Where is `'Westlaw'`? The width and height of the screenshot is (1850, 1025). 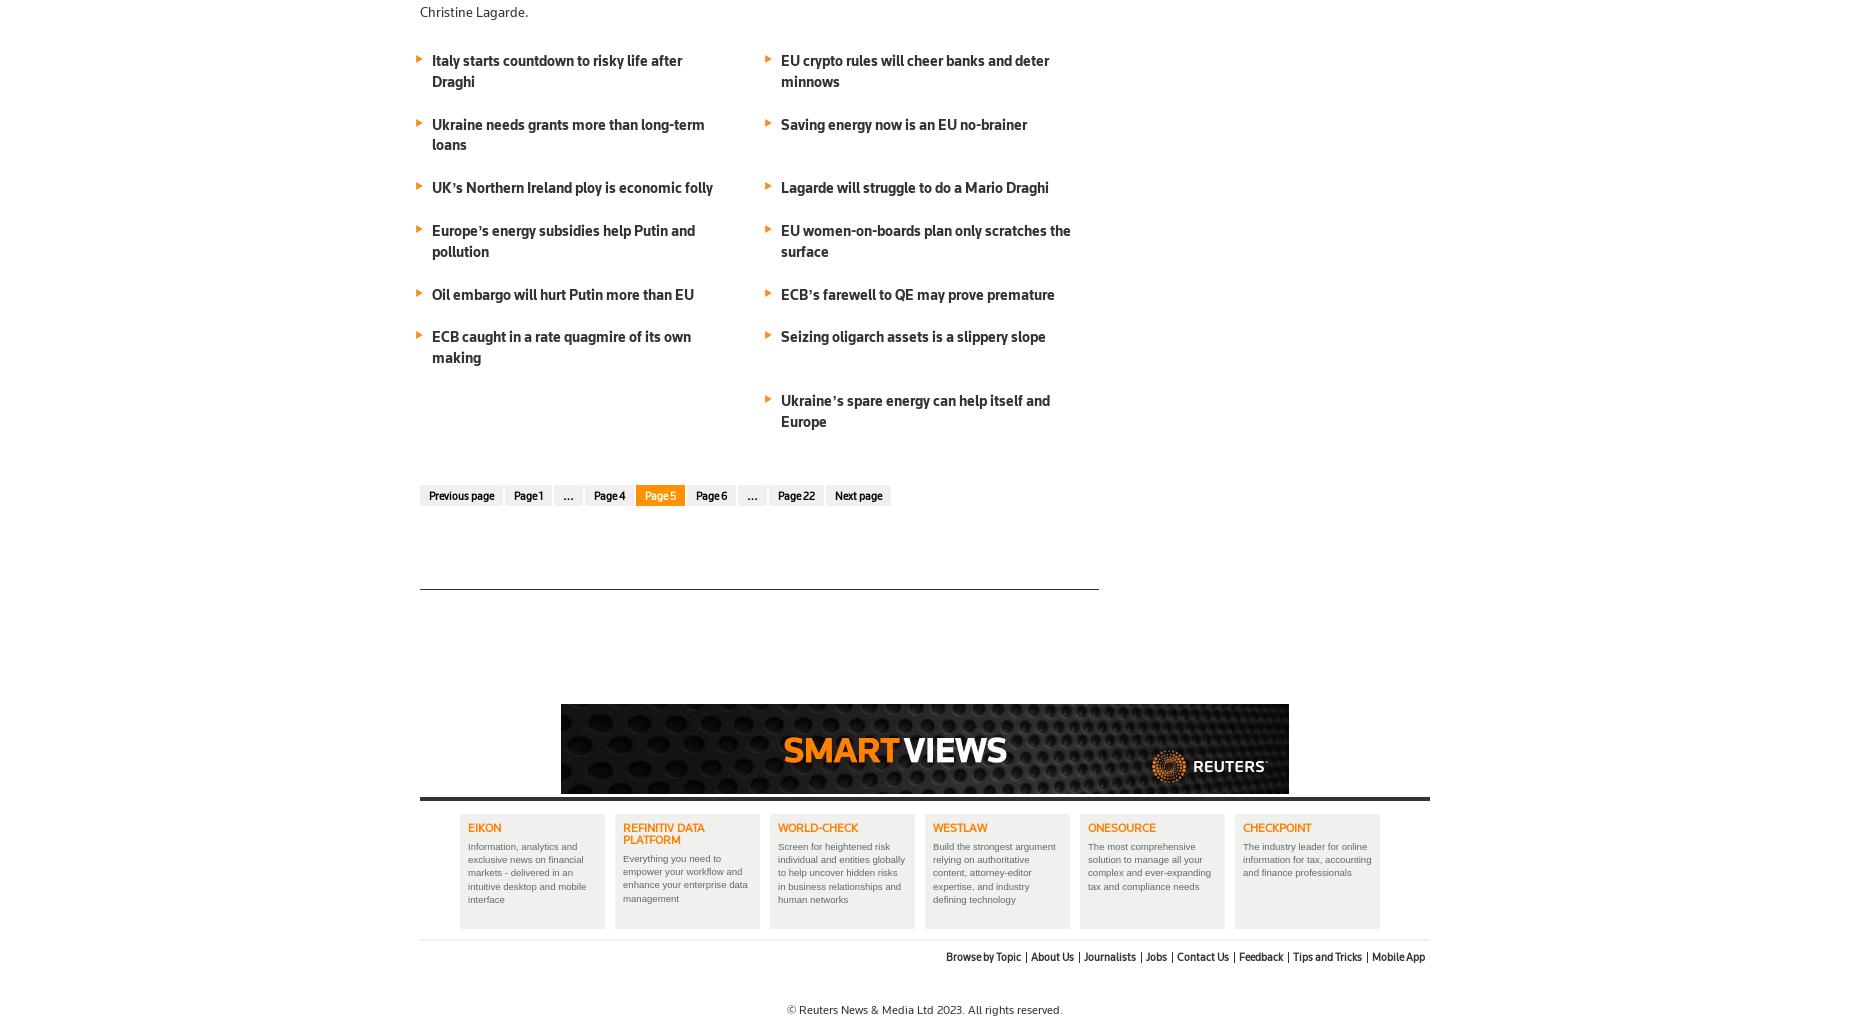 'Westlaw' is located at coordinates (958, 825).